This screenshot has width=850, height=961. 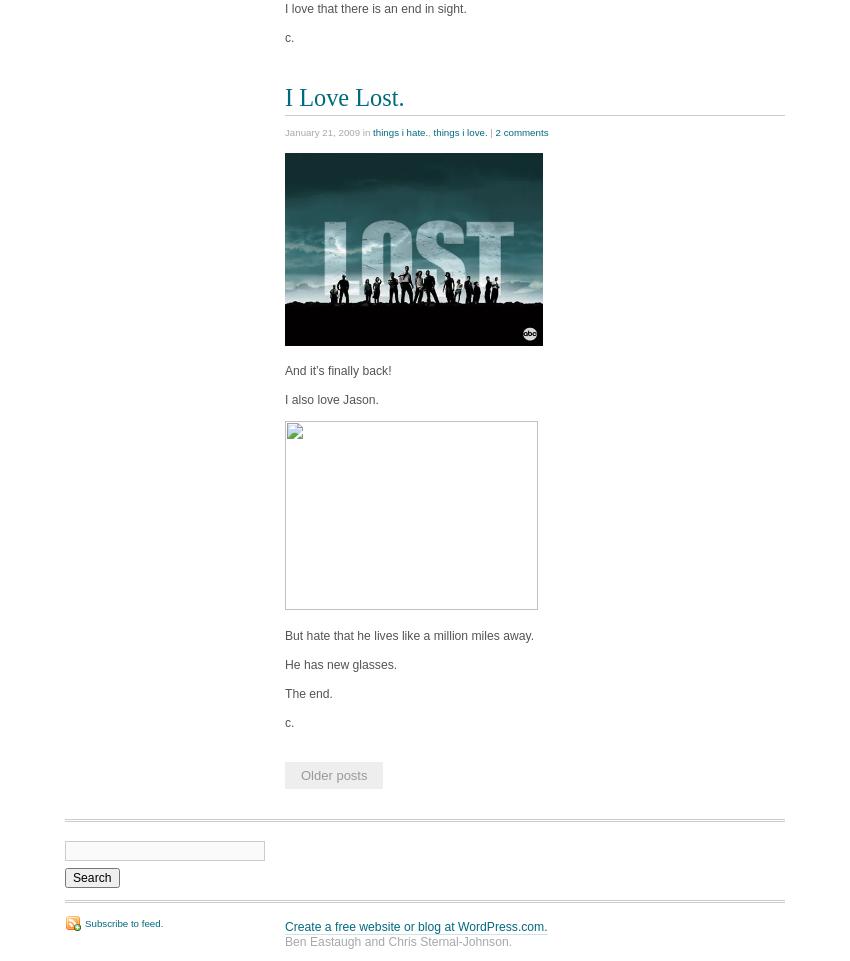 I want to click on 'January 21, 2009 in', so click(x=329, y=131).